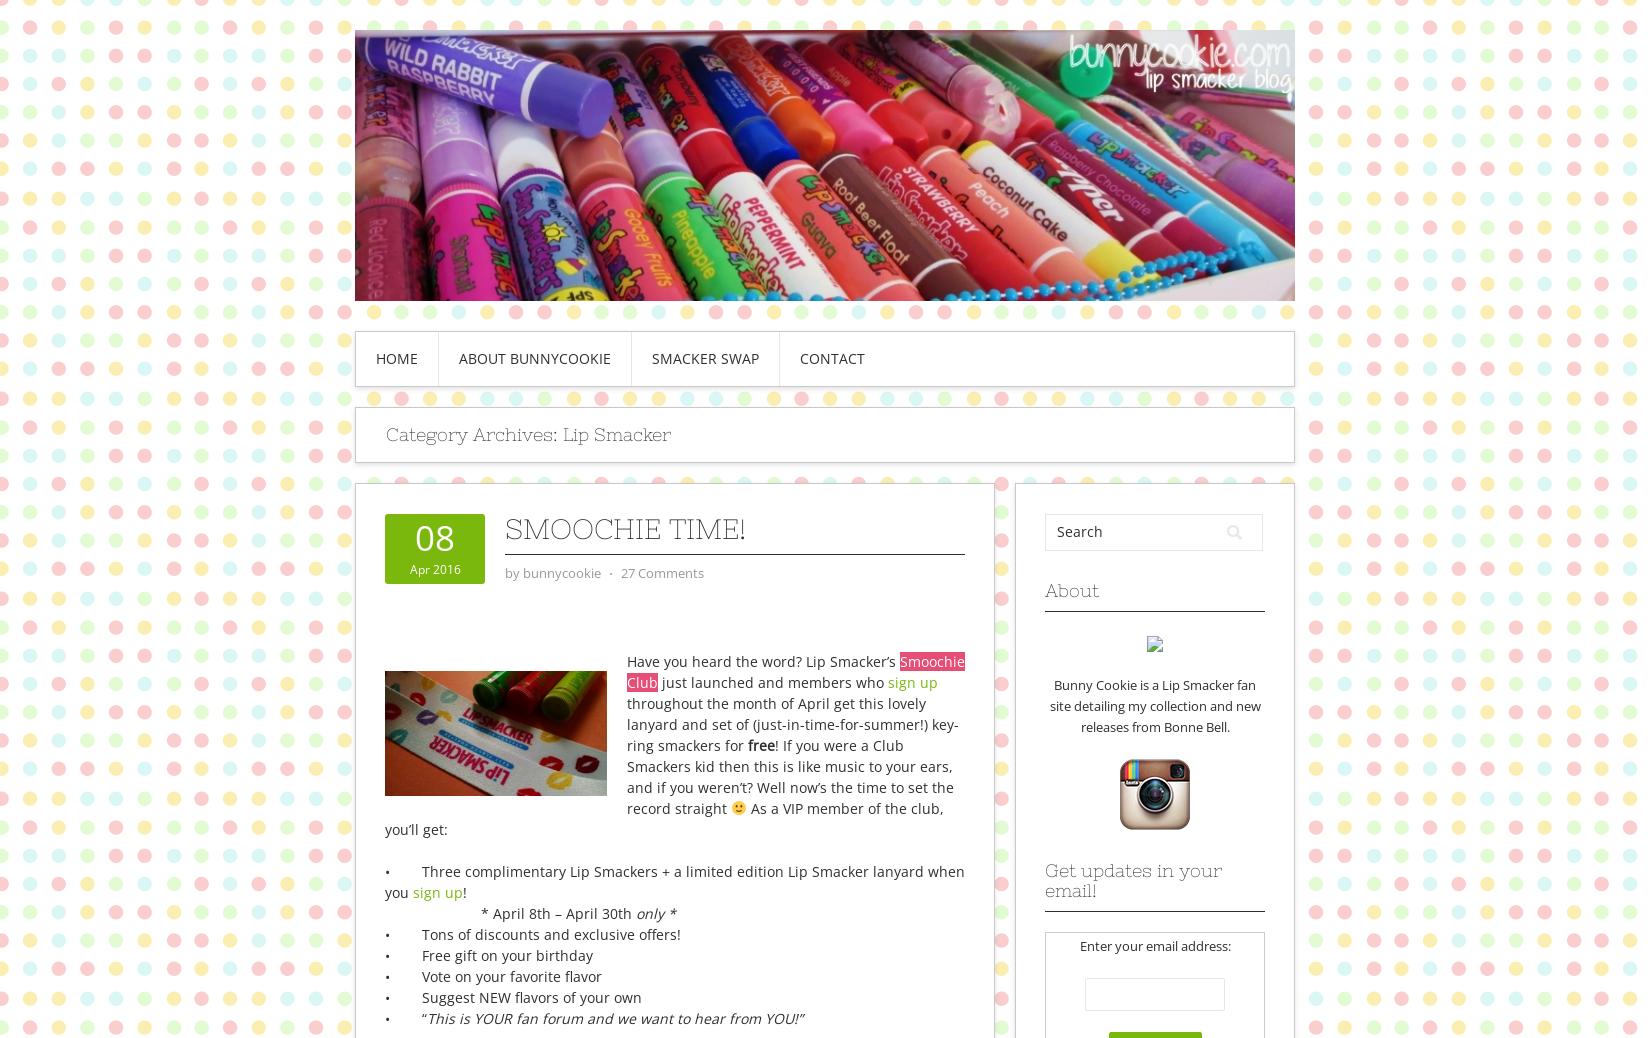  Describe the element at coordinates (794, 669) in the screenshot. I see `'Smoochie Club'` at that location.